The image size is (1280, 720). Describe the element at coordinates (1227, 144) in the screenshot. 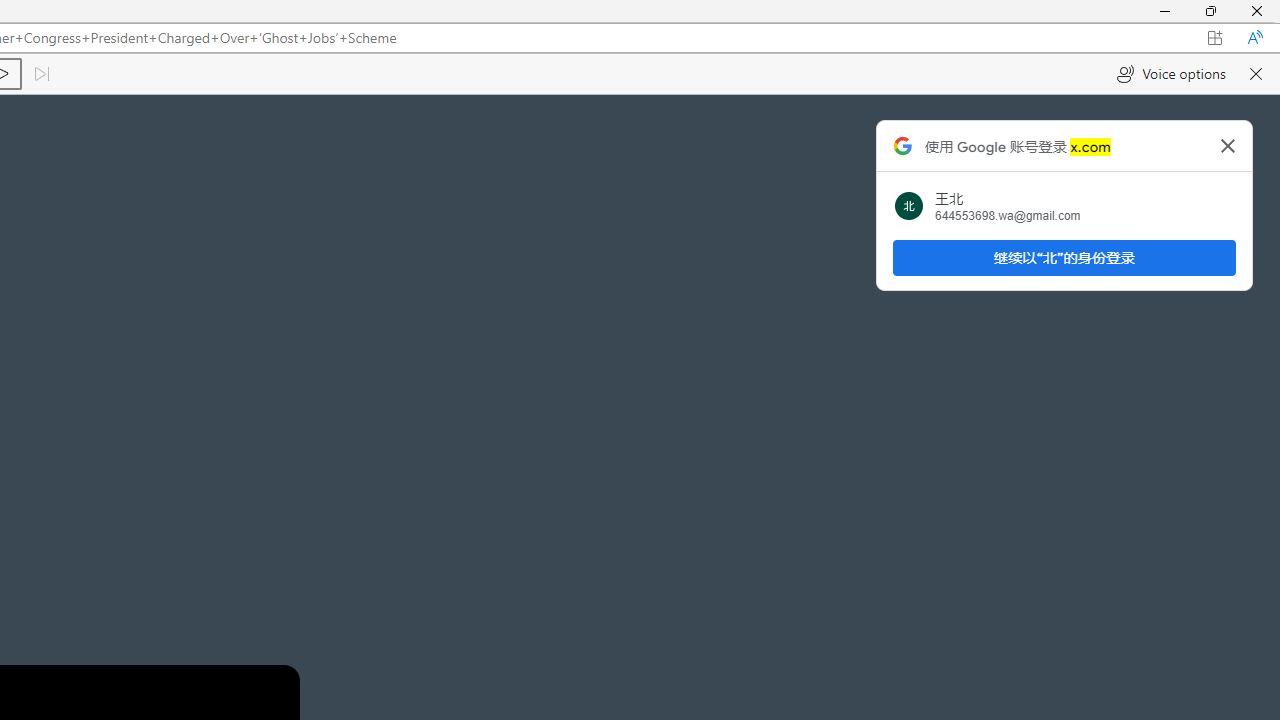

I see `'Class: Bz112c Bz112c-r9oPif'` at that location.